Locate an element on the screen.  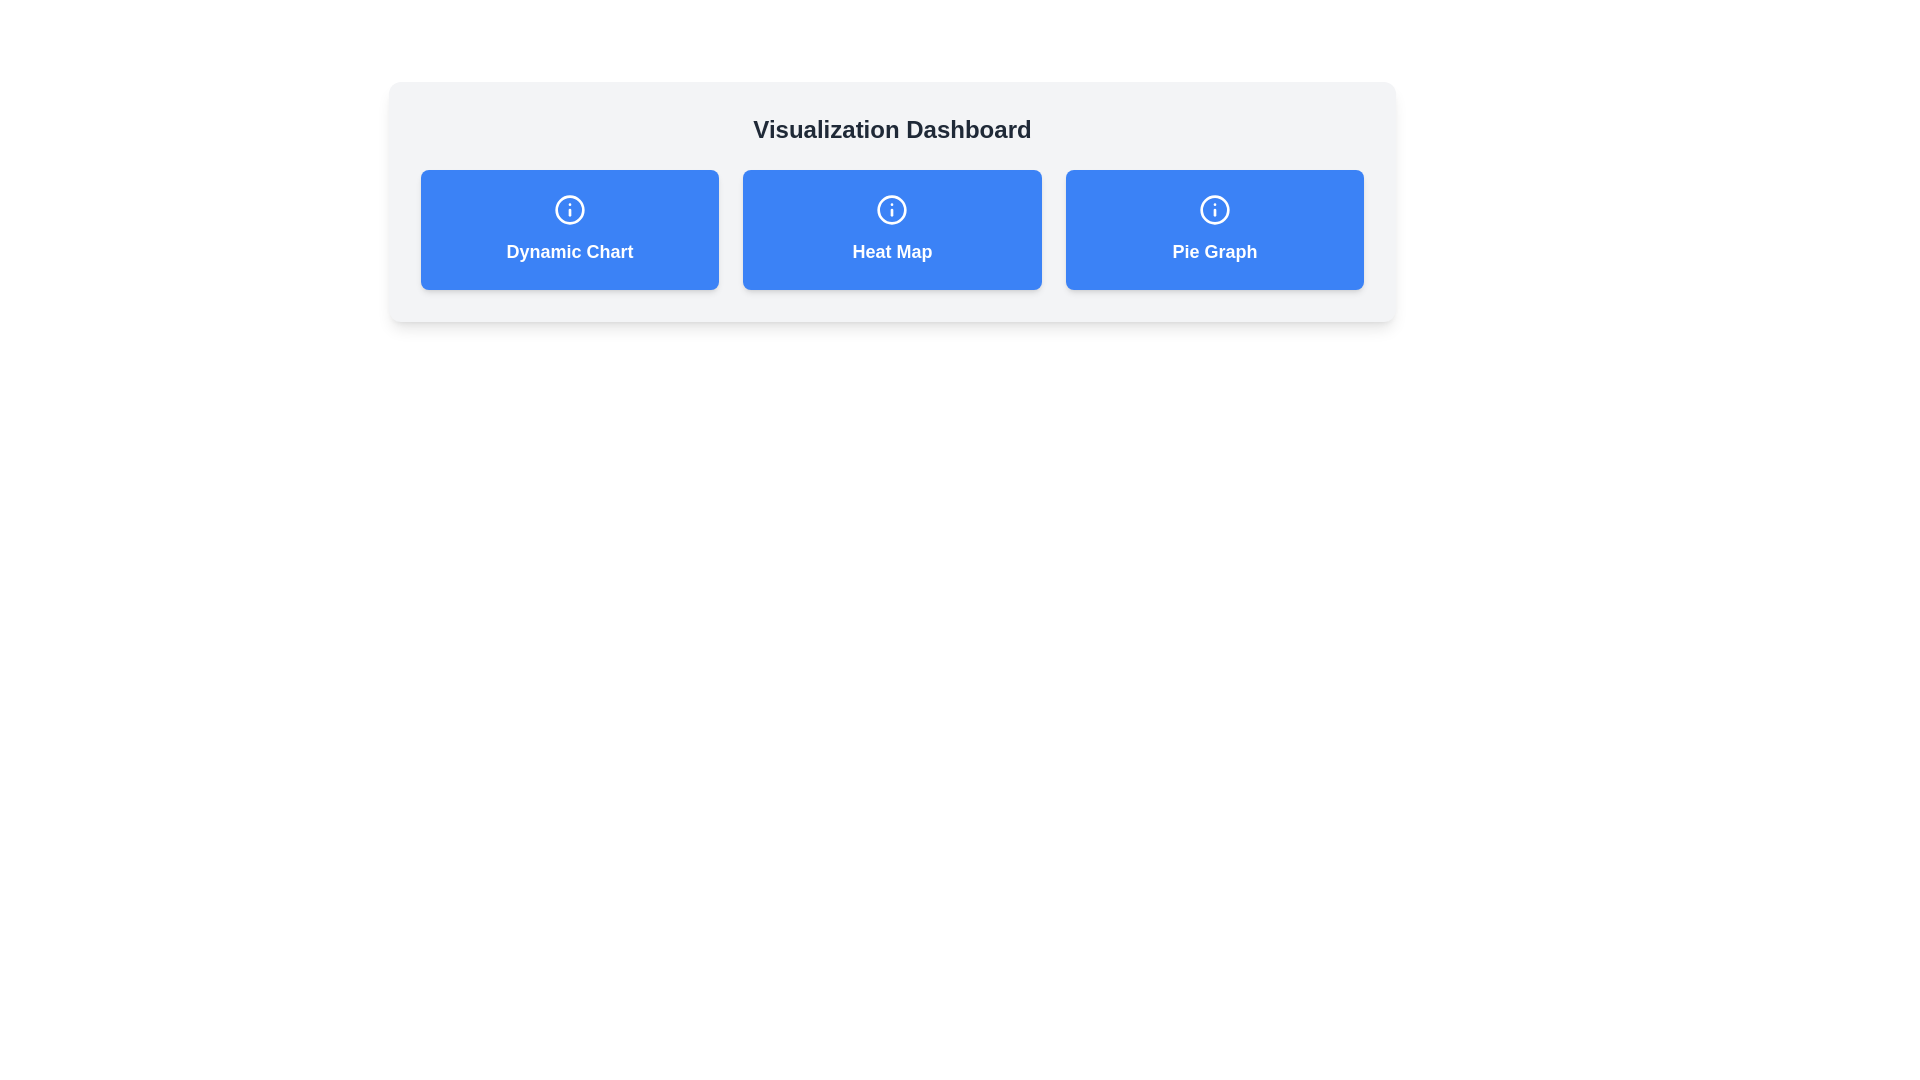
the circular 'i' icon within the 'Heat Map' card, which is the top-centered icon on the Visualization Dashboard is located at coordinates (891, 209).